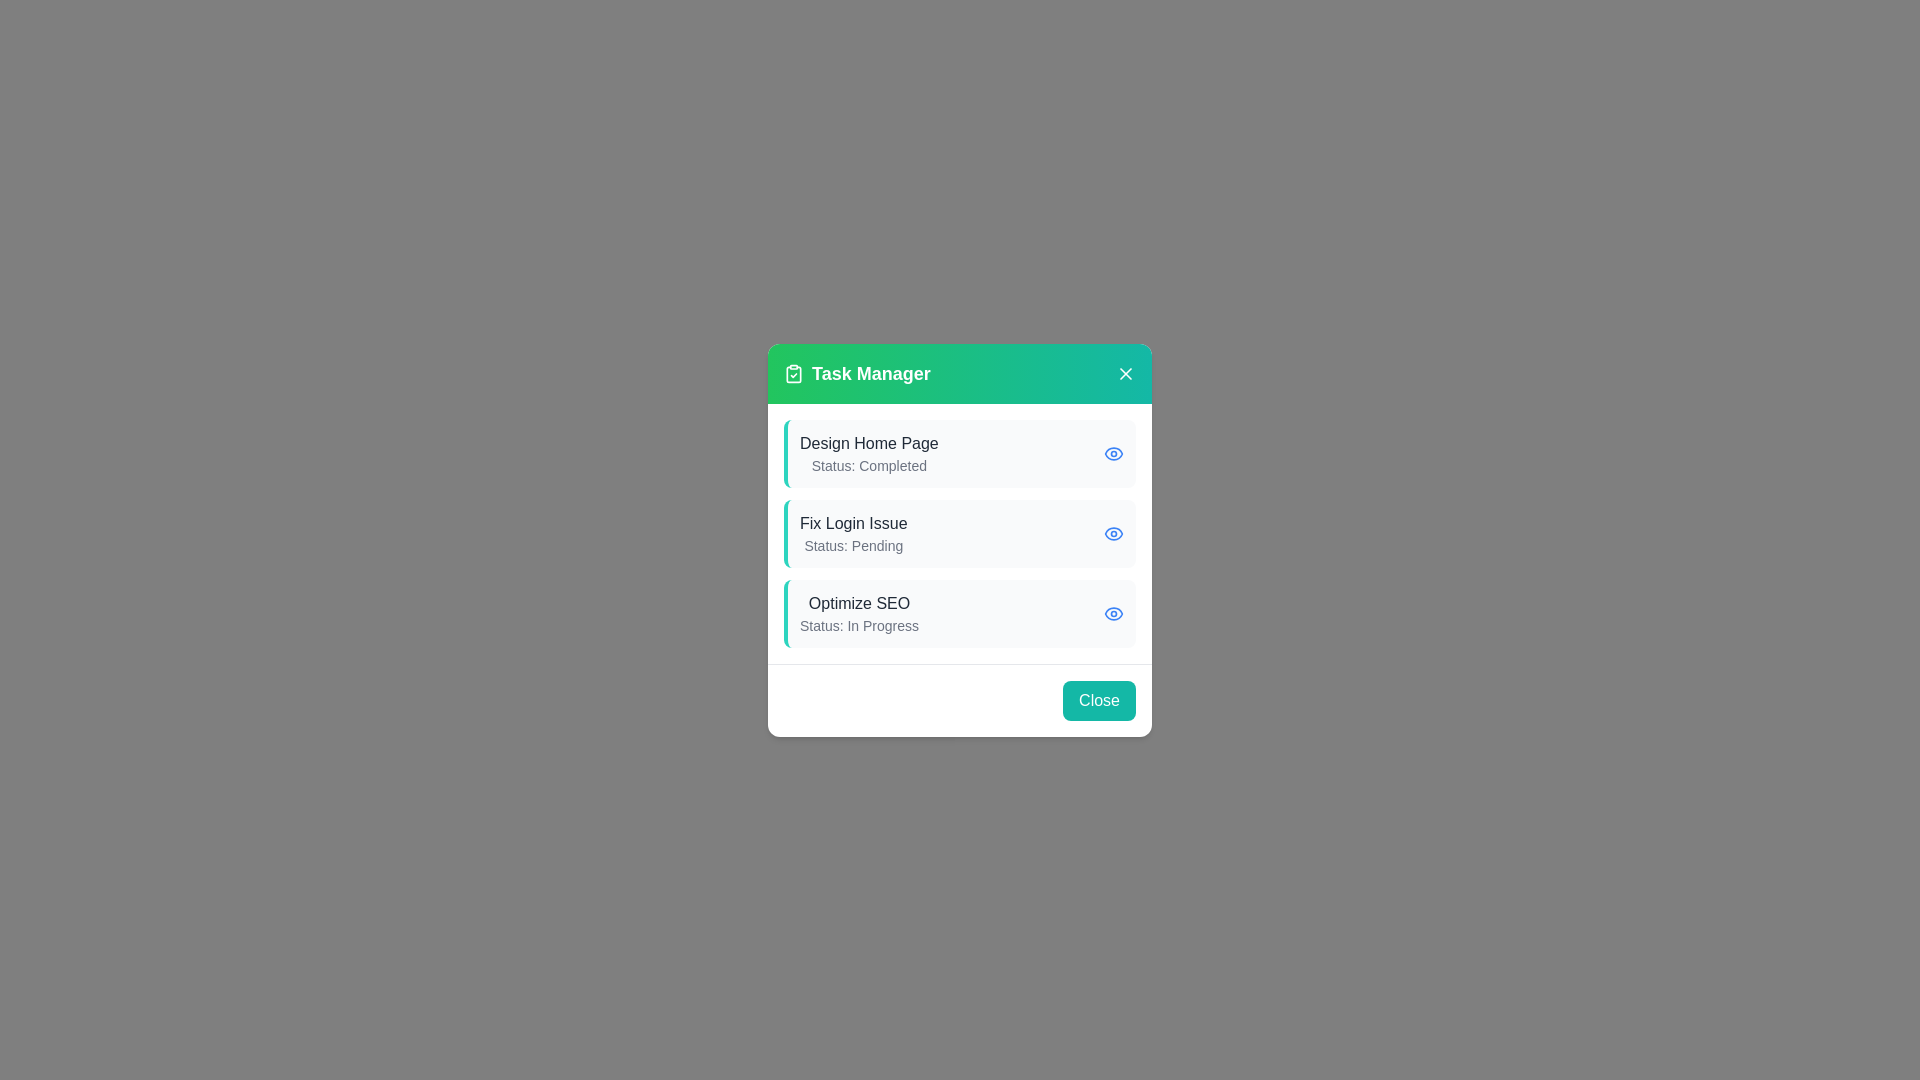  What do you see at coordinates (960, 612) in the screenshot?
I see `the 'Optimize SEO' card with a teal left border that contains the title 'Optimize SEO' and the subtitle 'Status: In Progress' to interact with it` at bounding box center [960, 612].